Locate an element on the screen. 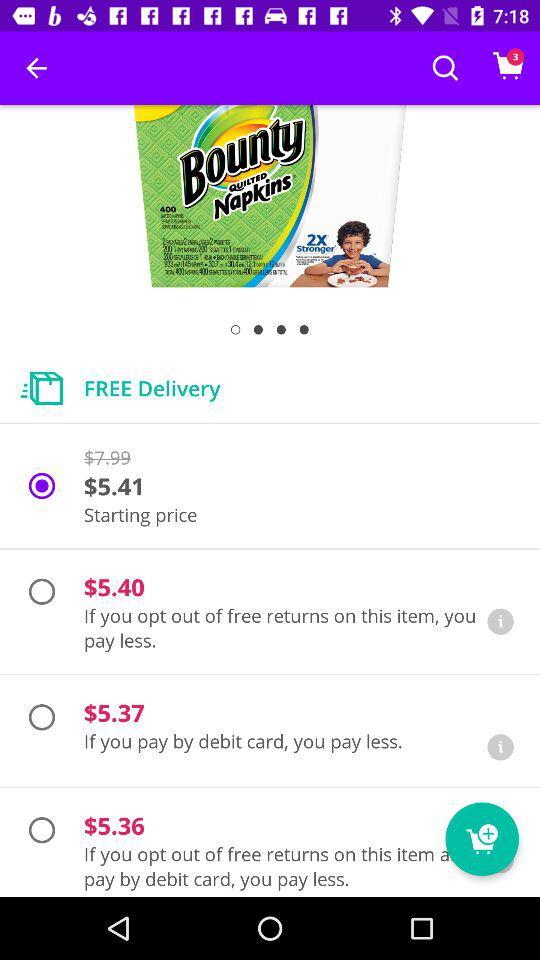  help option is located at coordinates (499, 620).